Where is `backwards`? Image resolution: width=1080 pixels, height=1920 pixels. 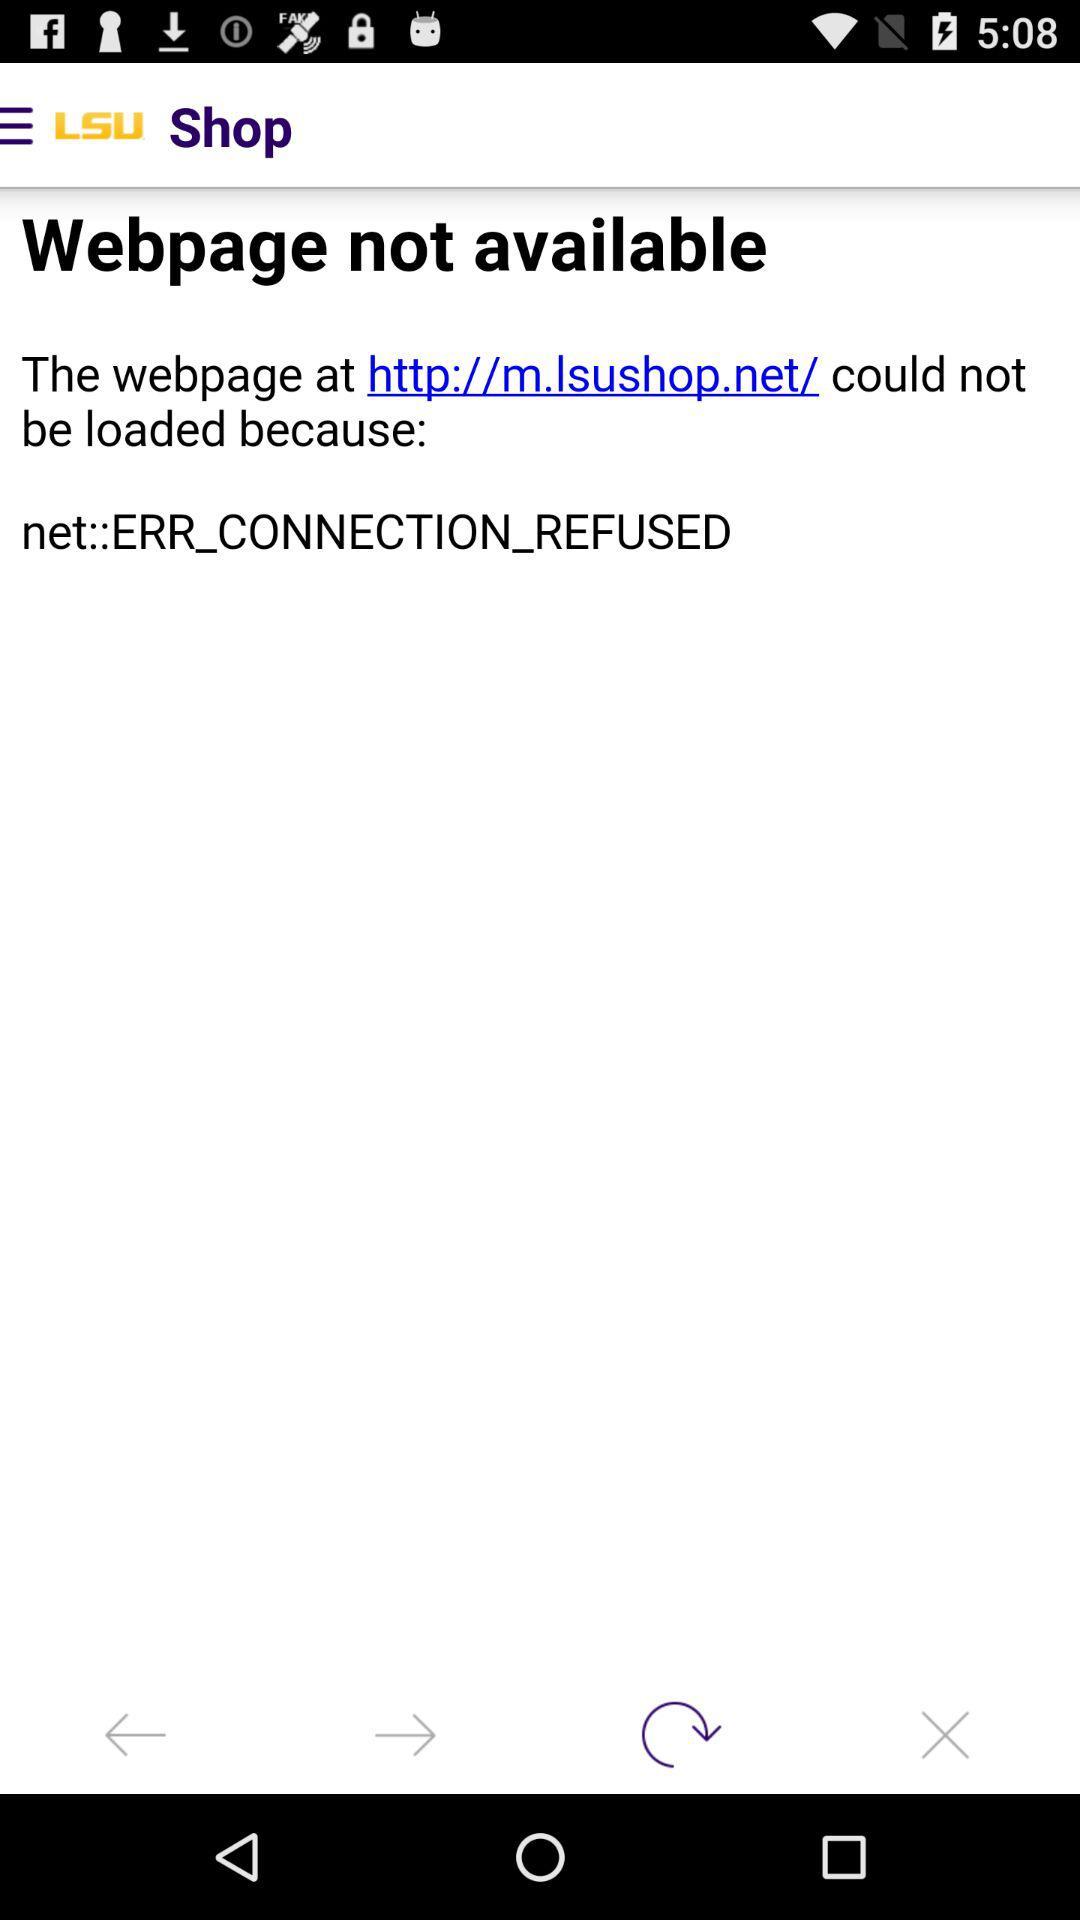
backwards is located at coordinates (135, 1733).